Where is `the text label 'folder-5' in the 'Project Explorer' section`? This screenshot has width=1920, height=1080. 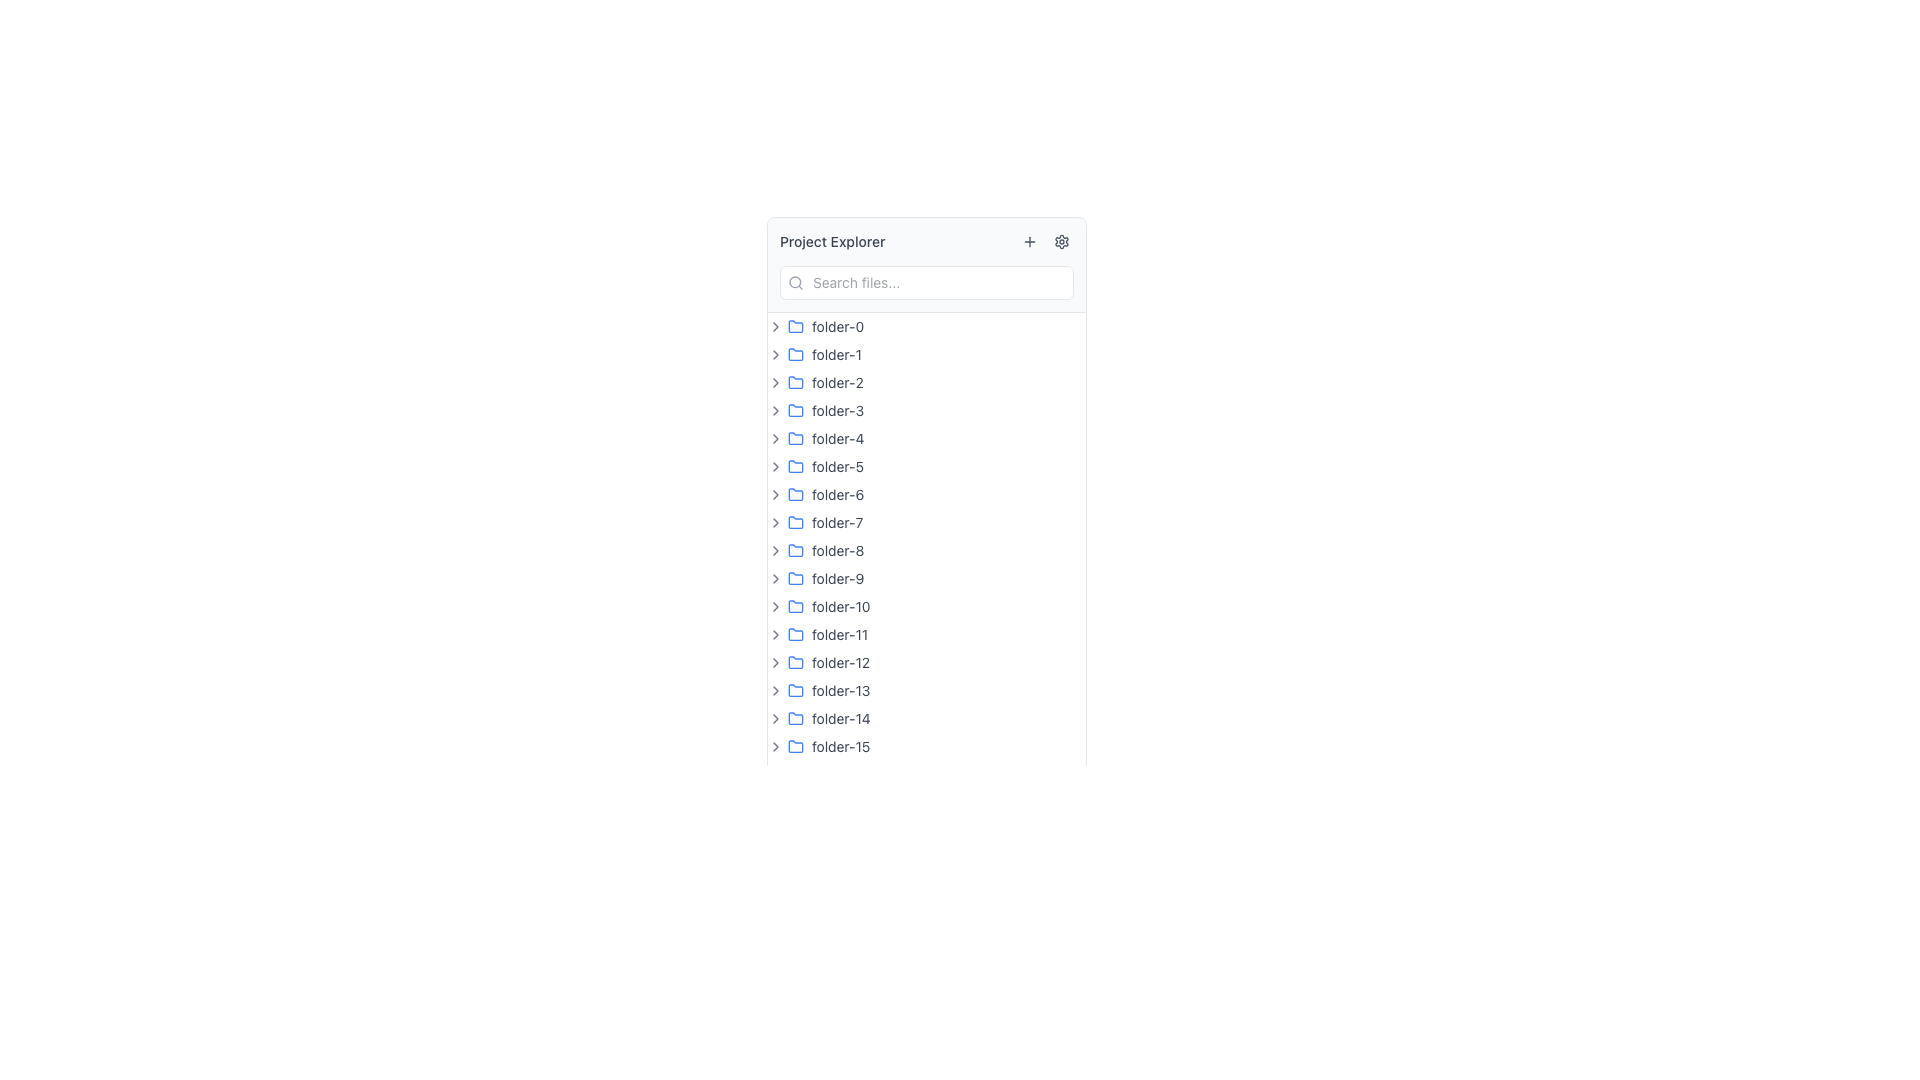
the text label 'folder-5' in the 'Project Explorer' section is located at coordinates (838, 466).